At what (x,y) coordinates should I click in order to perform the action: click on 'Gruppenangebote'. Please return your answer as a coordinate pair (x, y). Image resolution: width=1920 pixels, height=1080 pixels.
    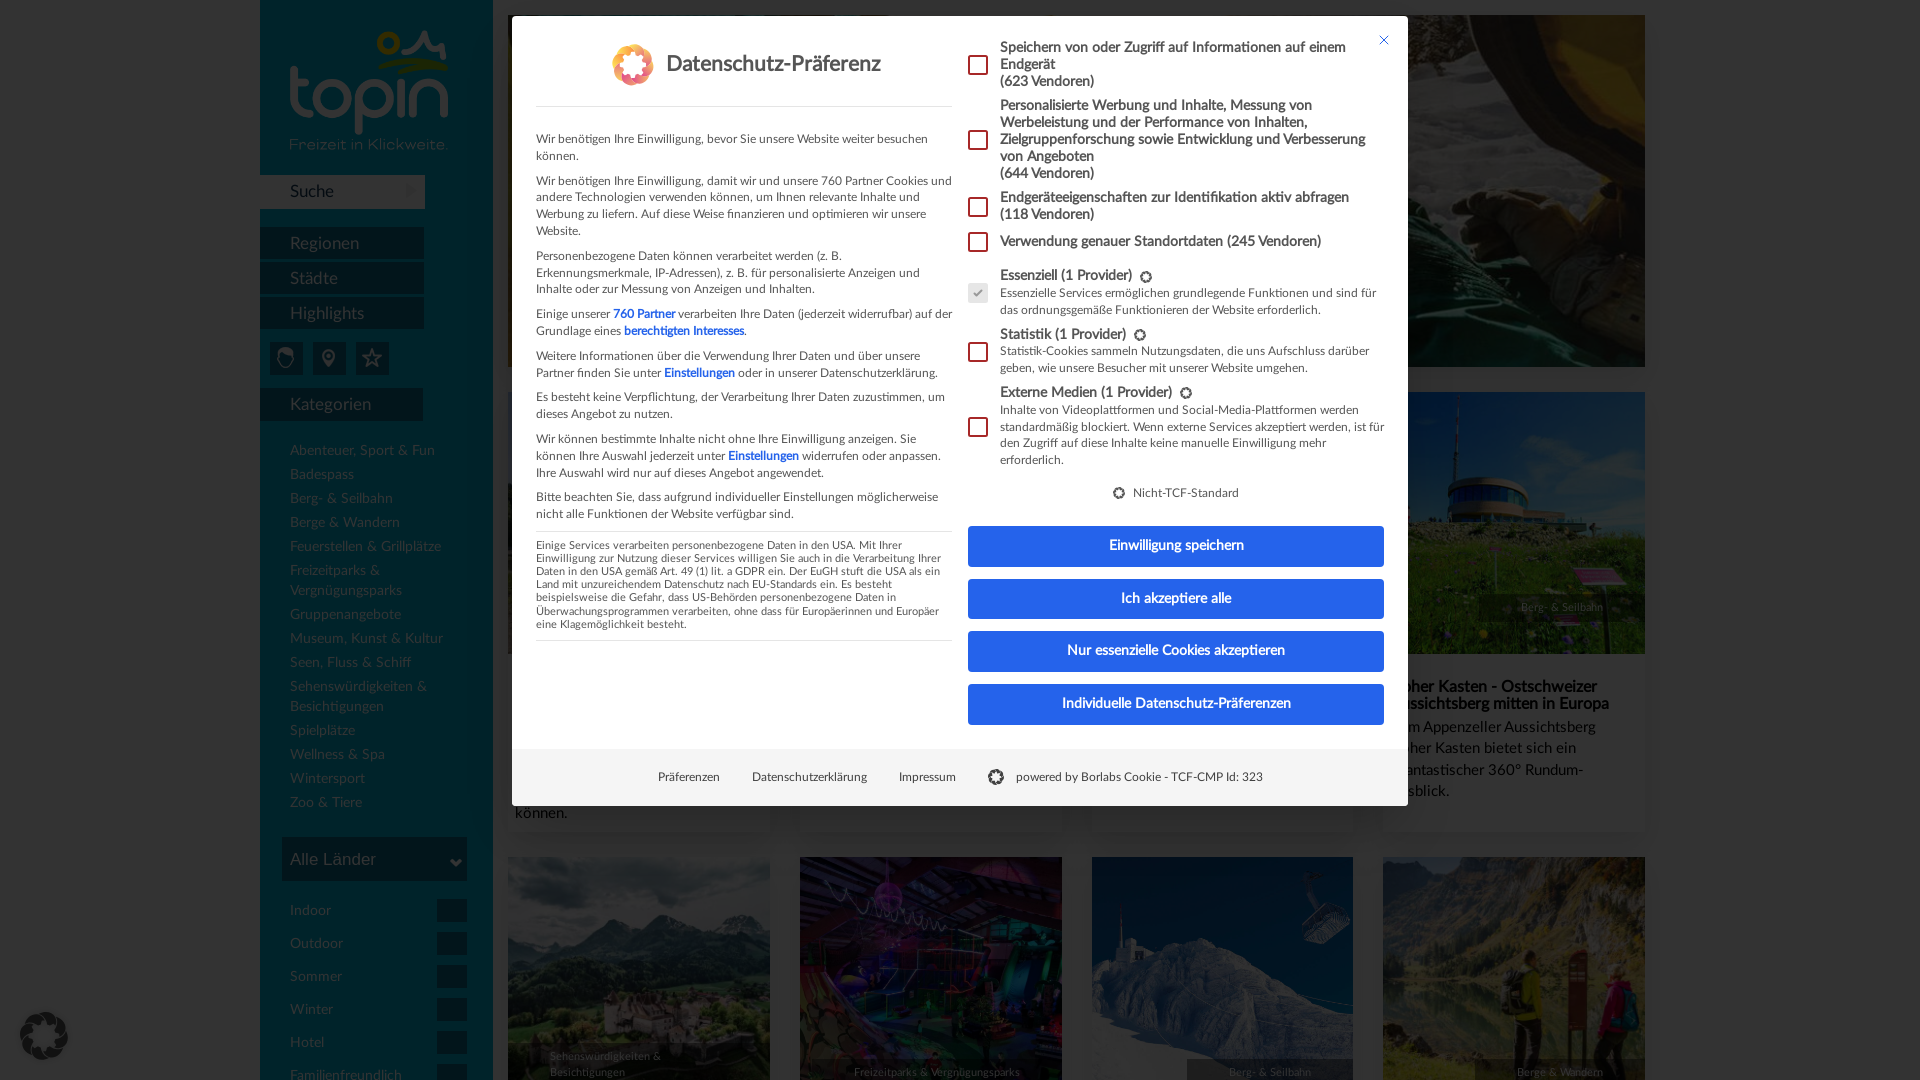
    Looking at the image, I should click on (382, 616).